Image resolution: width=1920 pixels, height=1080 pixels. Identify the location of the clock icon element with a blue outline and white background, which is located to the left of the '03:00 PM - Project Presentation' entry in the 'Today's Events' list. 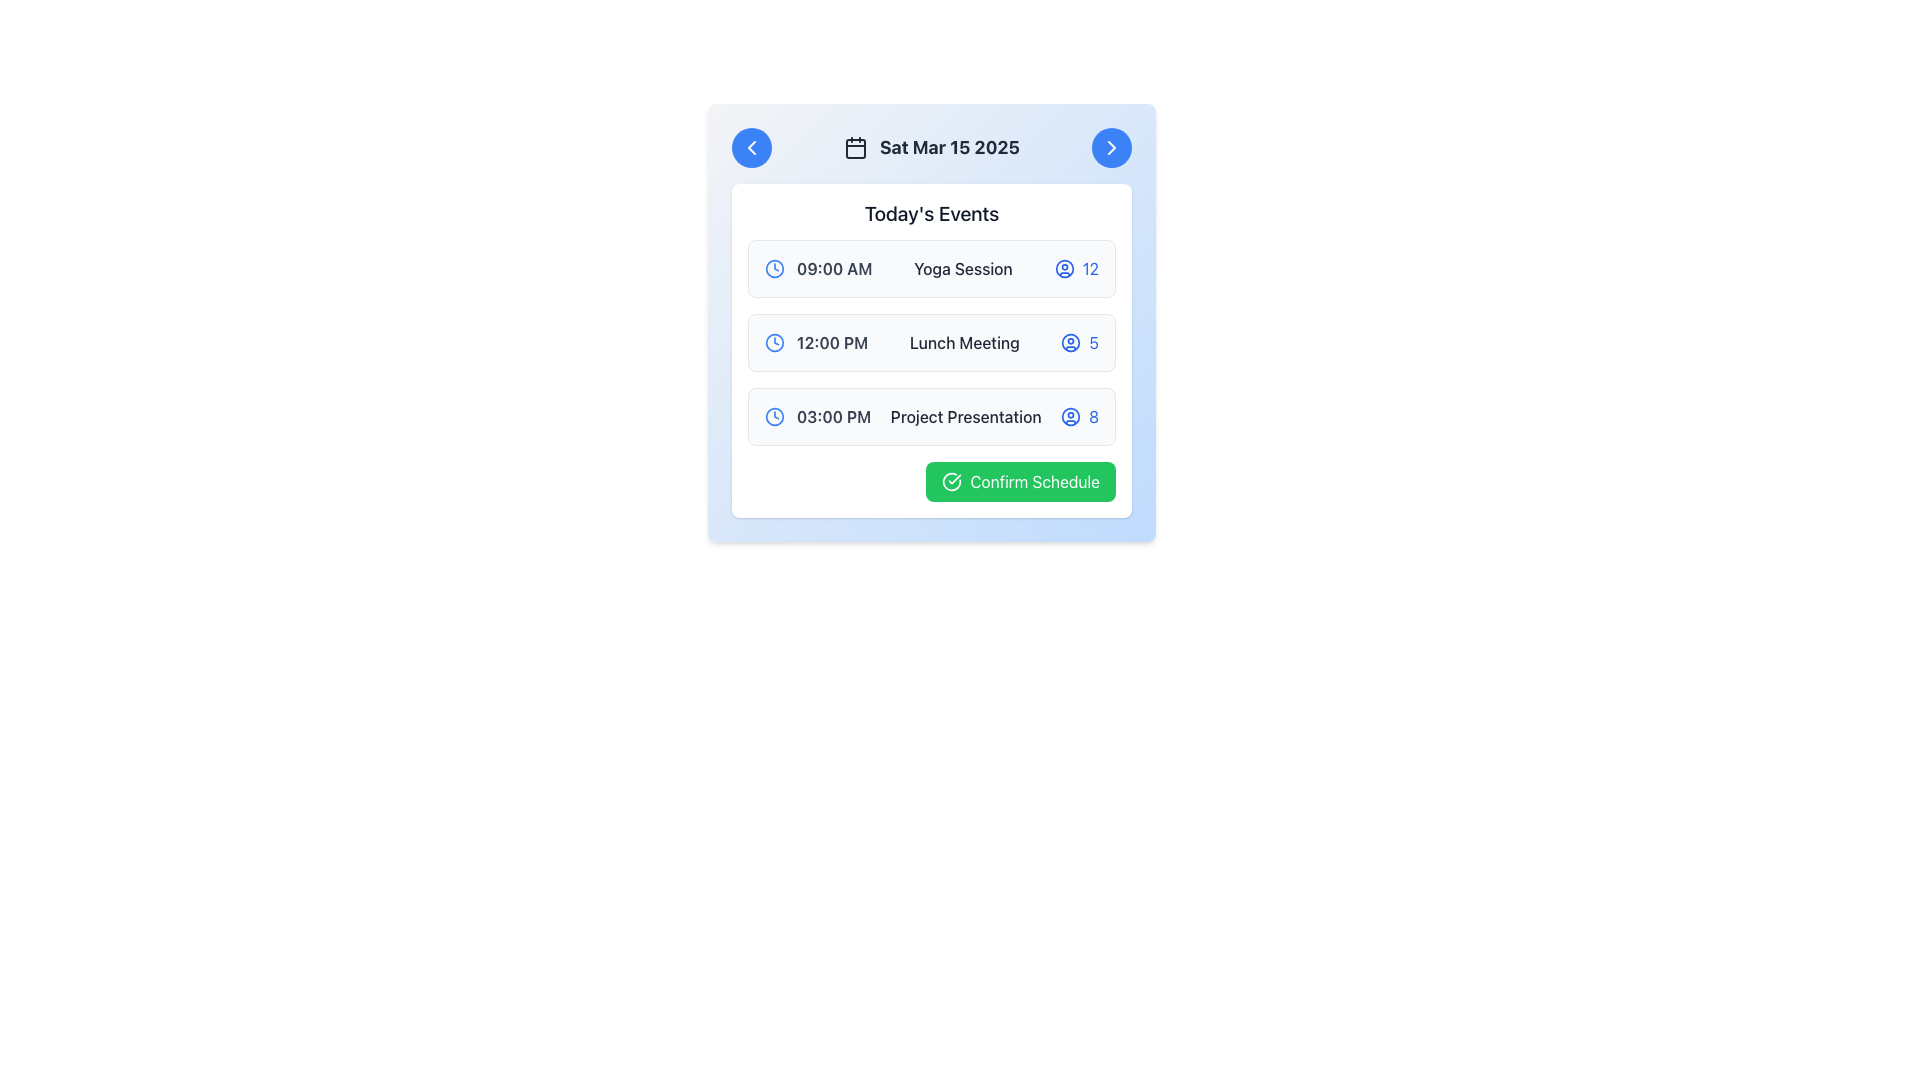
(773, 415).